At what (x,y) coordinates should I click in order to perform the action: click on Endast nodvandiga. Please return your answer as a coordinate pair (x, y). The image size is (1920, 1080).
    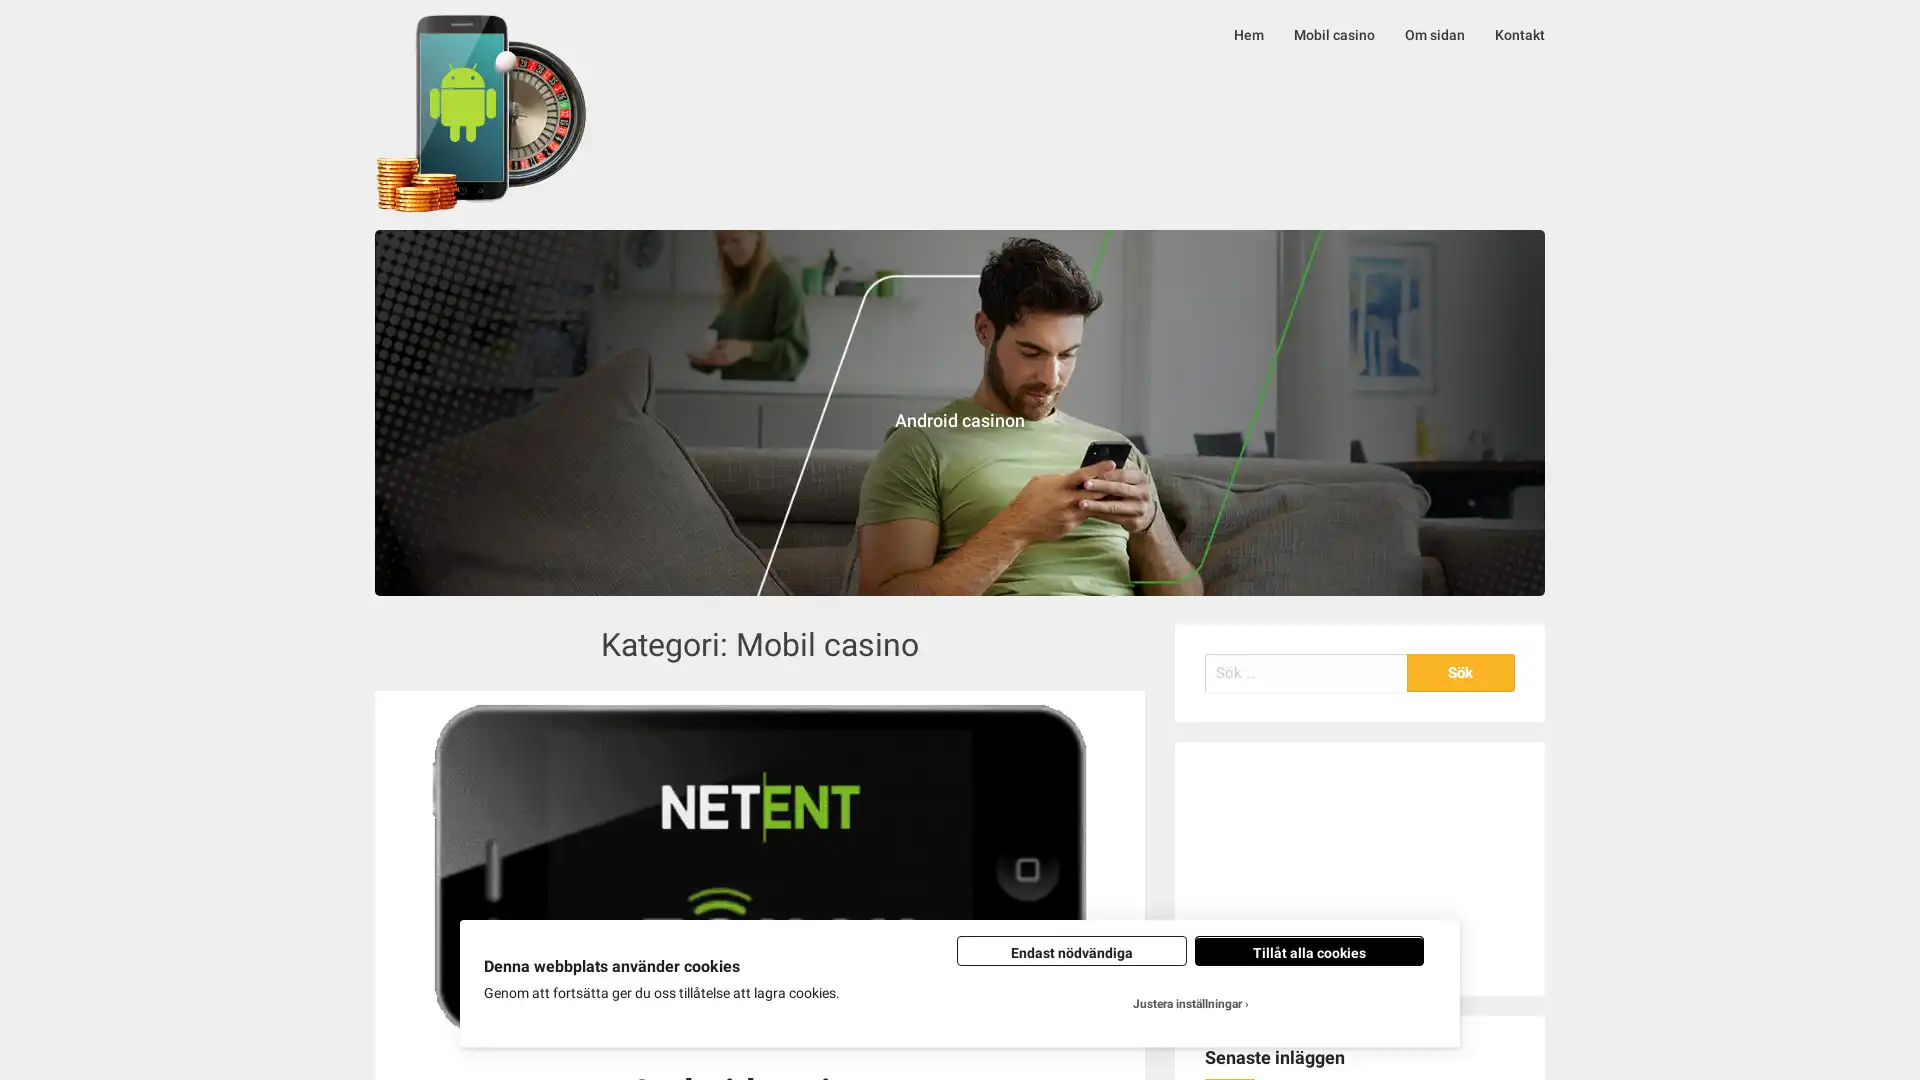
    Looking at the image, I should click on (1070, 949).